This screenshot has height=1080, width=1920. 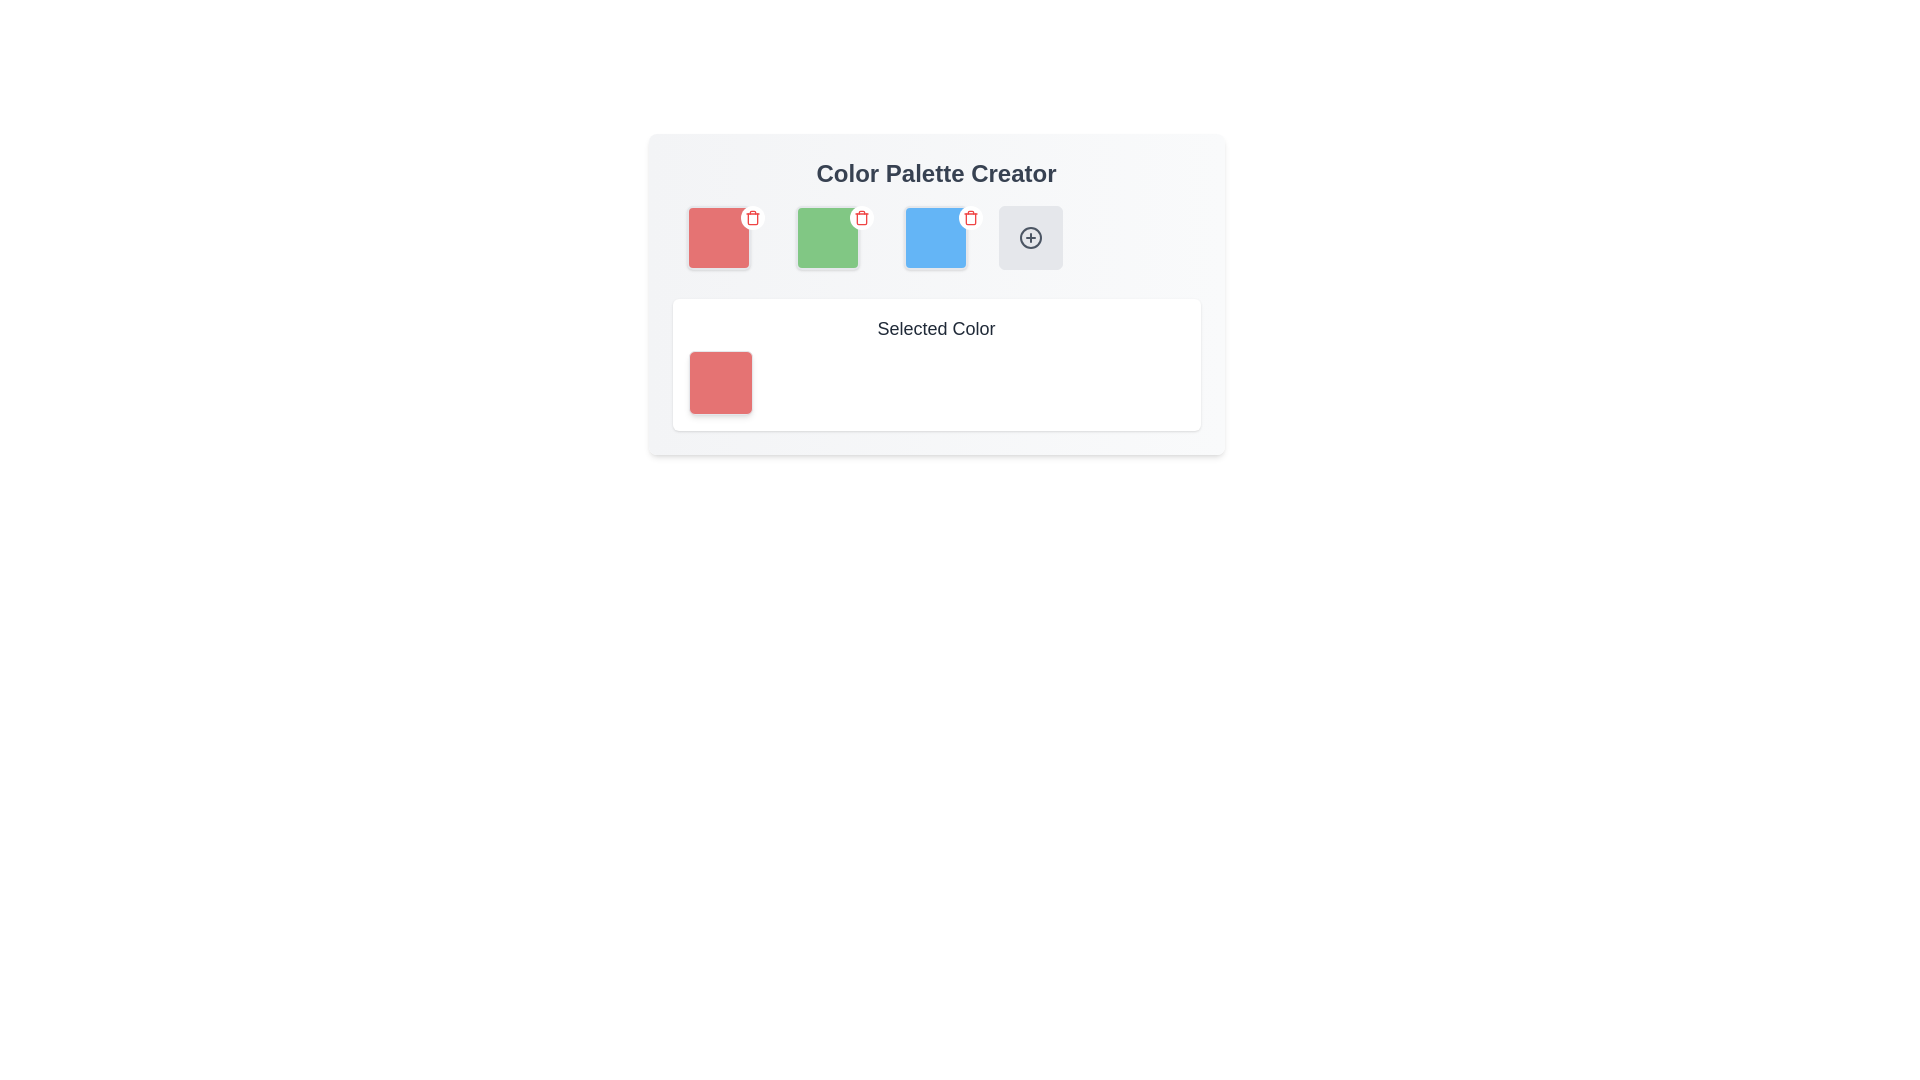 What do you see at coordinates (720, 382) in the screenshot?
I see `the Color Preview Box, which is a square-shaped block with rounded corners and a red background, positioned below the 'Selected Color' label` at bounding box center [720, 382].